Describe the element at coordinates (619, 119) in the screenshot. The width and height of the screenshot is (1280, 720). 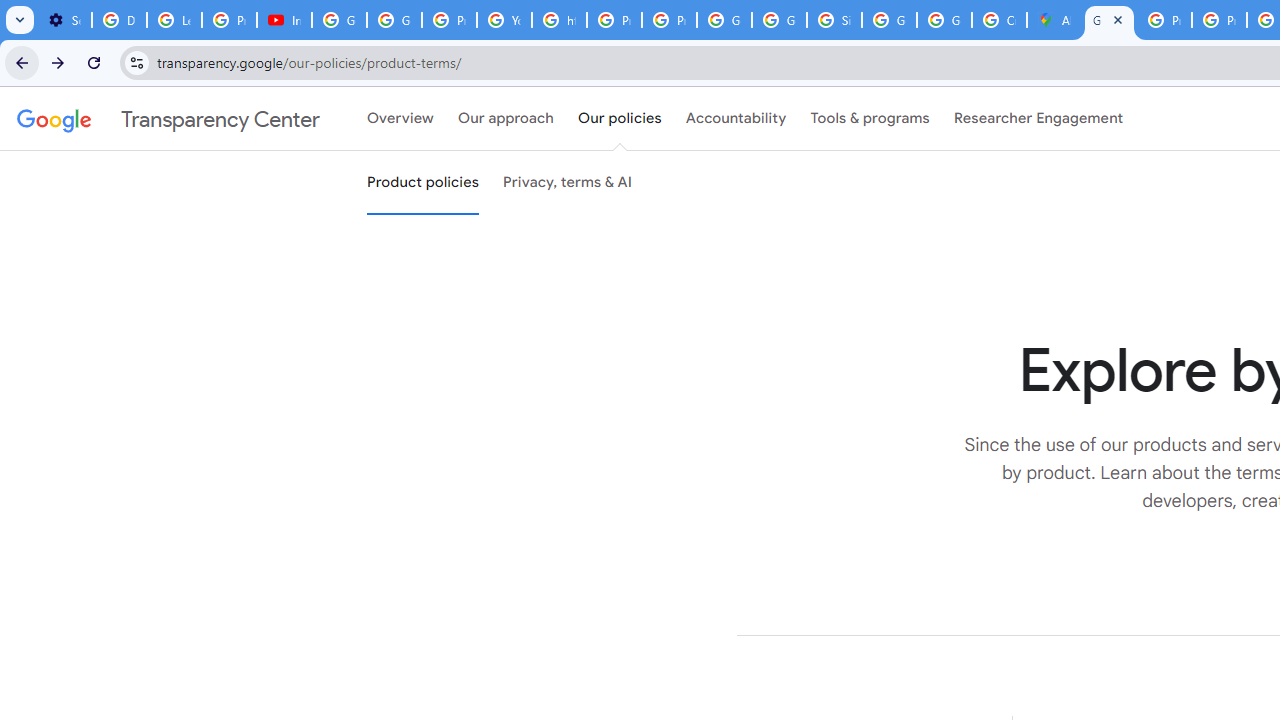
I see `'Our policies'` at that location.